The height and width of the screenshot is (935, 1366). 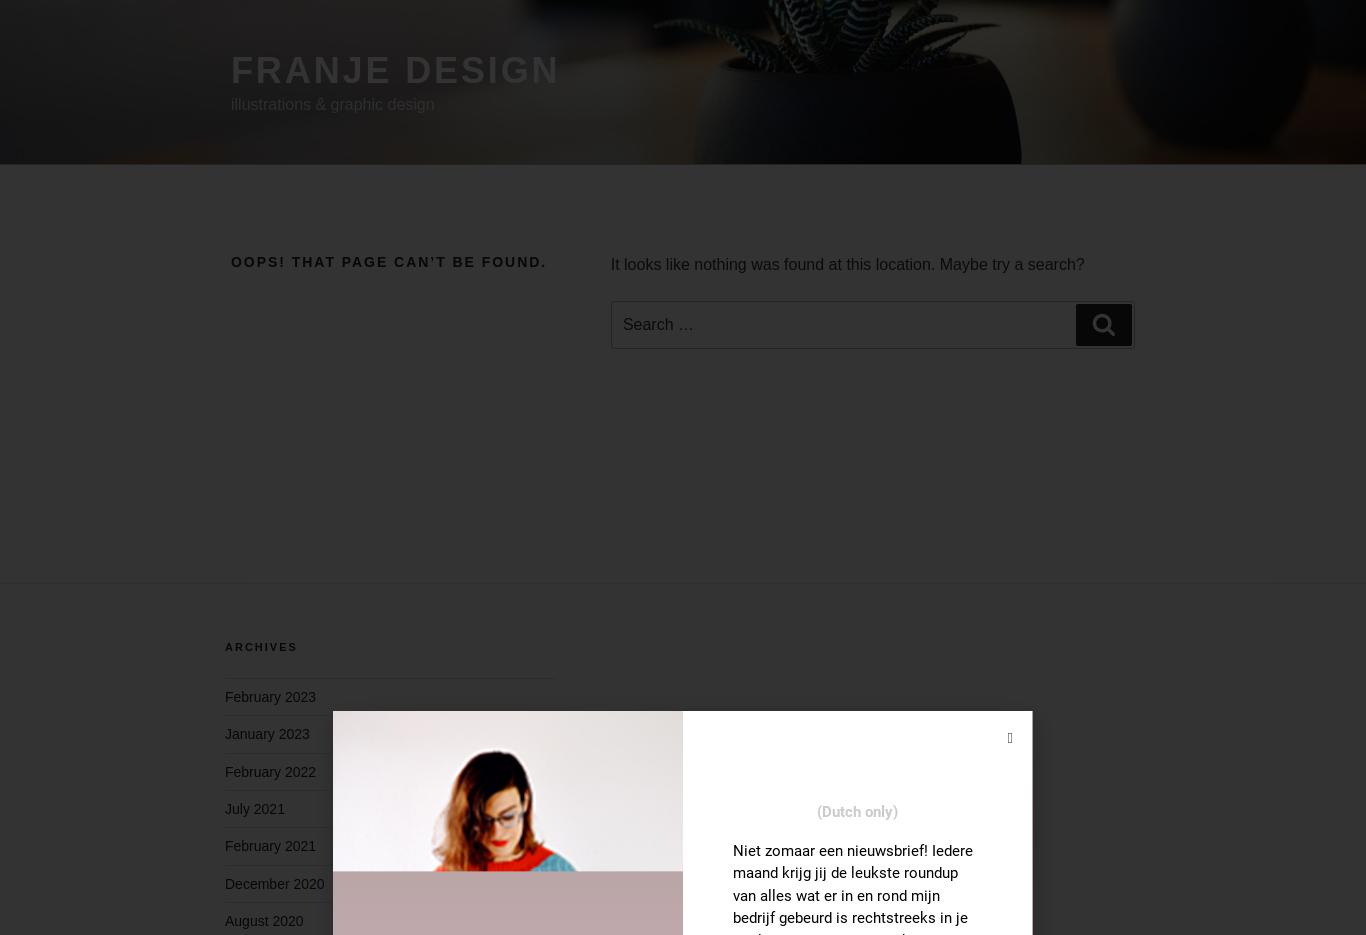 What do you see at coordinates (223, 647) in the screenshot?
I see `'Archives'` at bounding box center [223, 647].